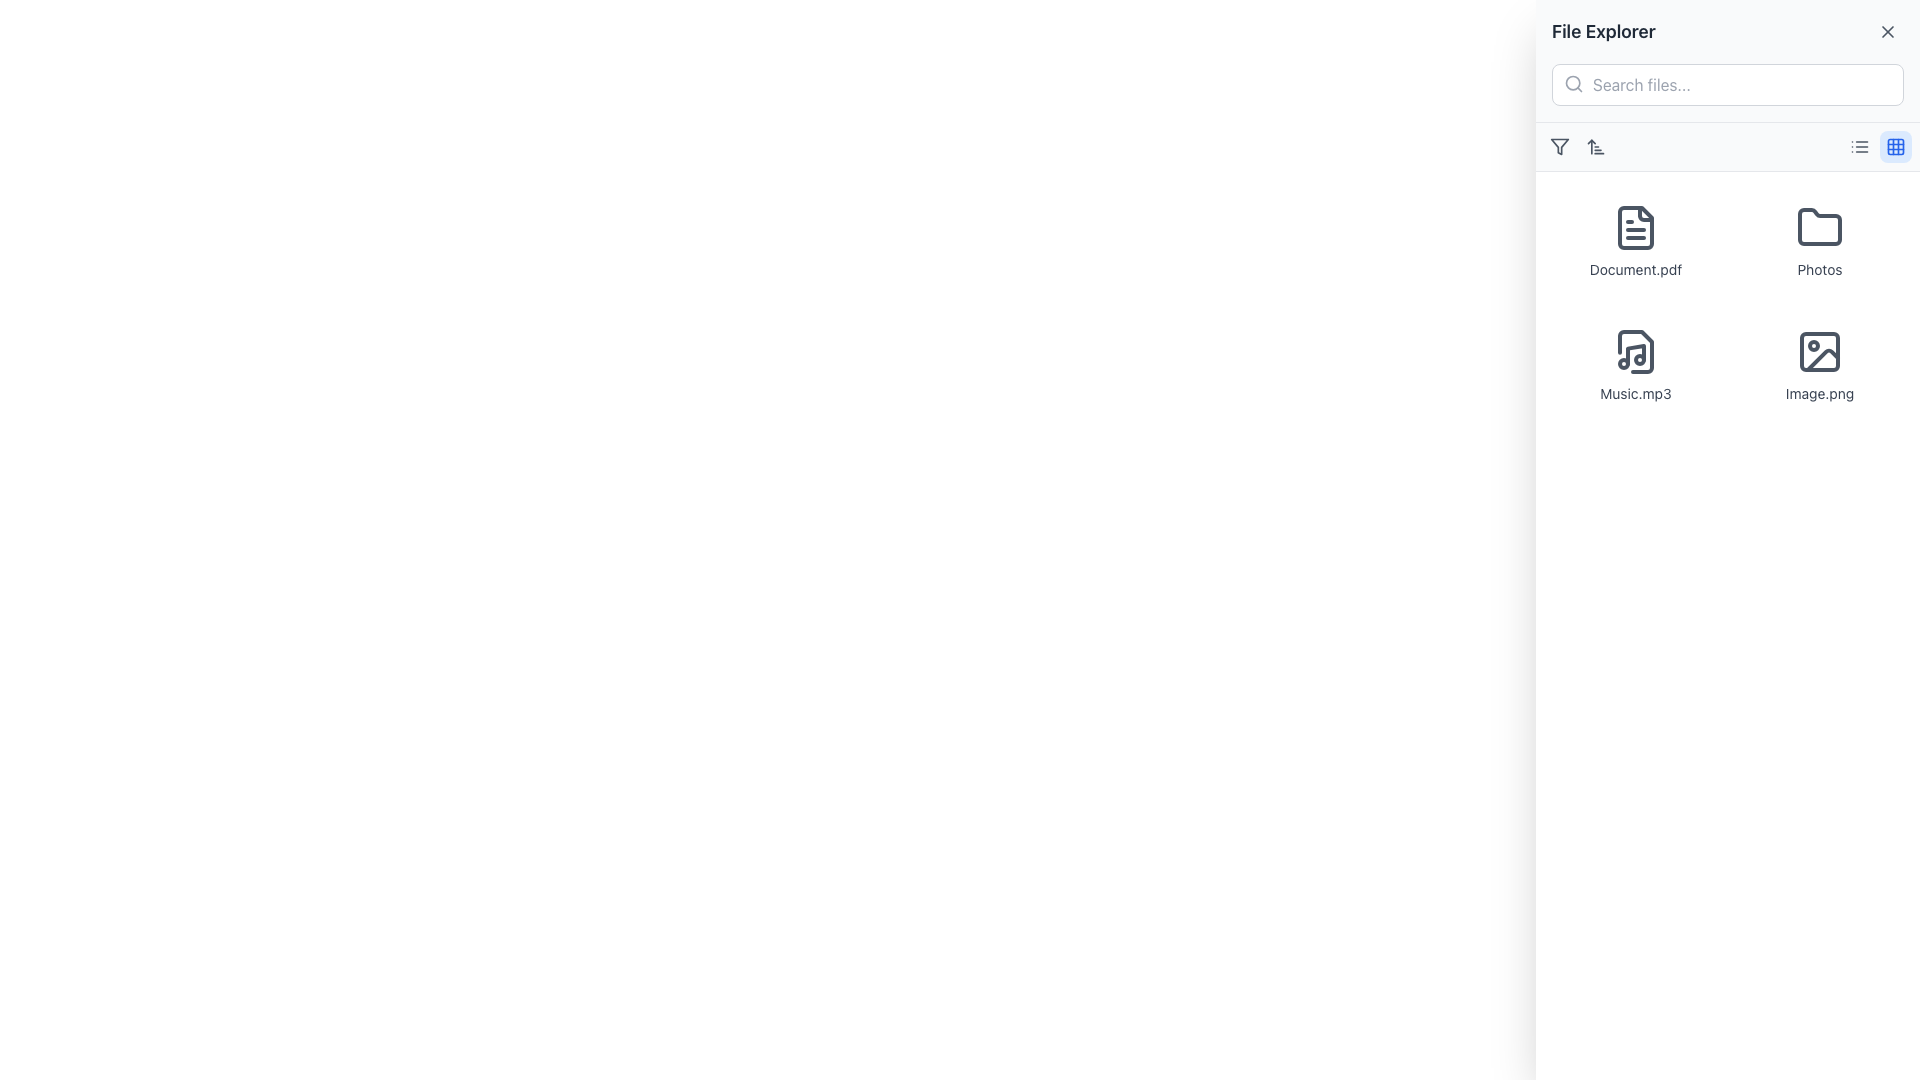 This screenshot has height=1080, width=1920. I want to click on the 'Photos' folder icon, so click(1819, 241).